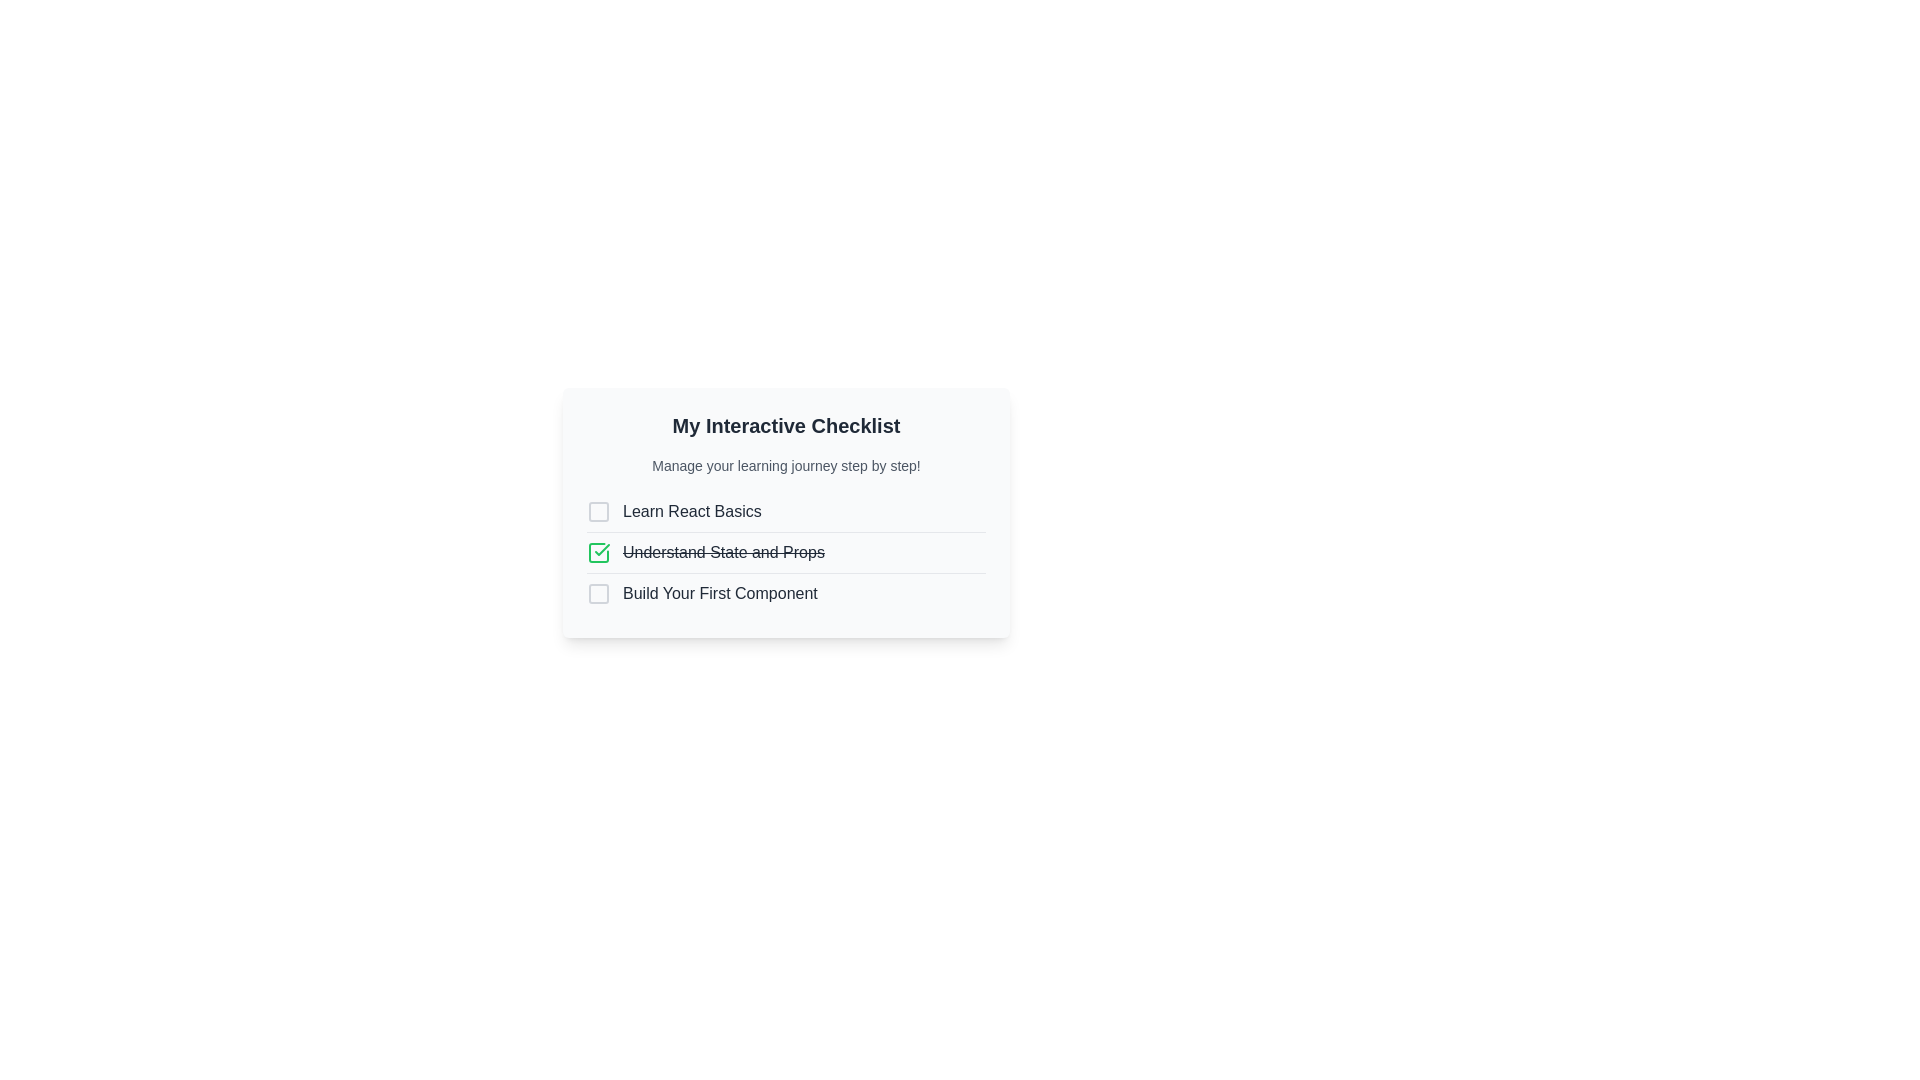  What do you see at coordinates (785, 511) in the screenshot?
I see `the checkbox for the 'Learn React Basics' checklist item to mark it as complete` at bounding box center [785, 511].